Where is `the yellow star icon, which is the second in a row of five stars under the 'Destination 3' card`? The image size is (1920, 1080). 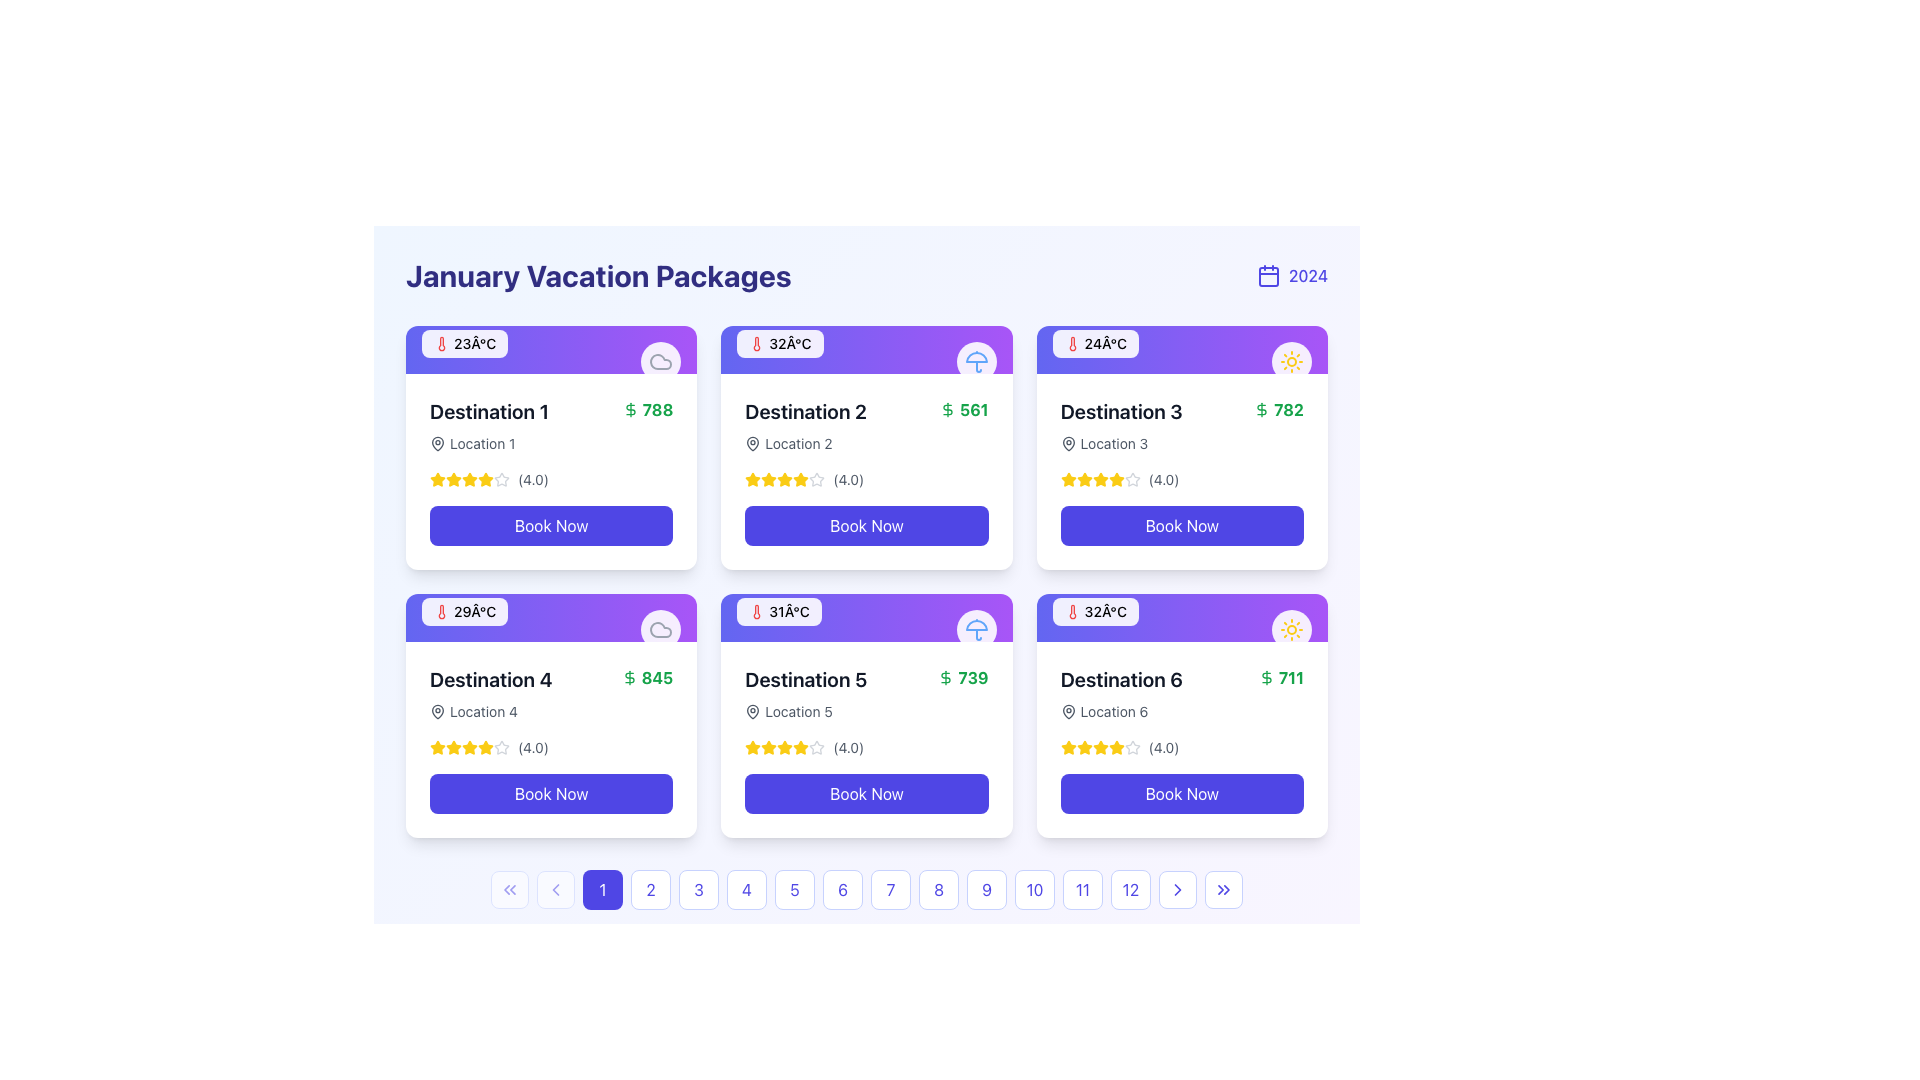
the yellow star icon, which is the second in a row of five stars under the 'Destination 3' card is located at coordinates (1083, 479).